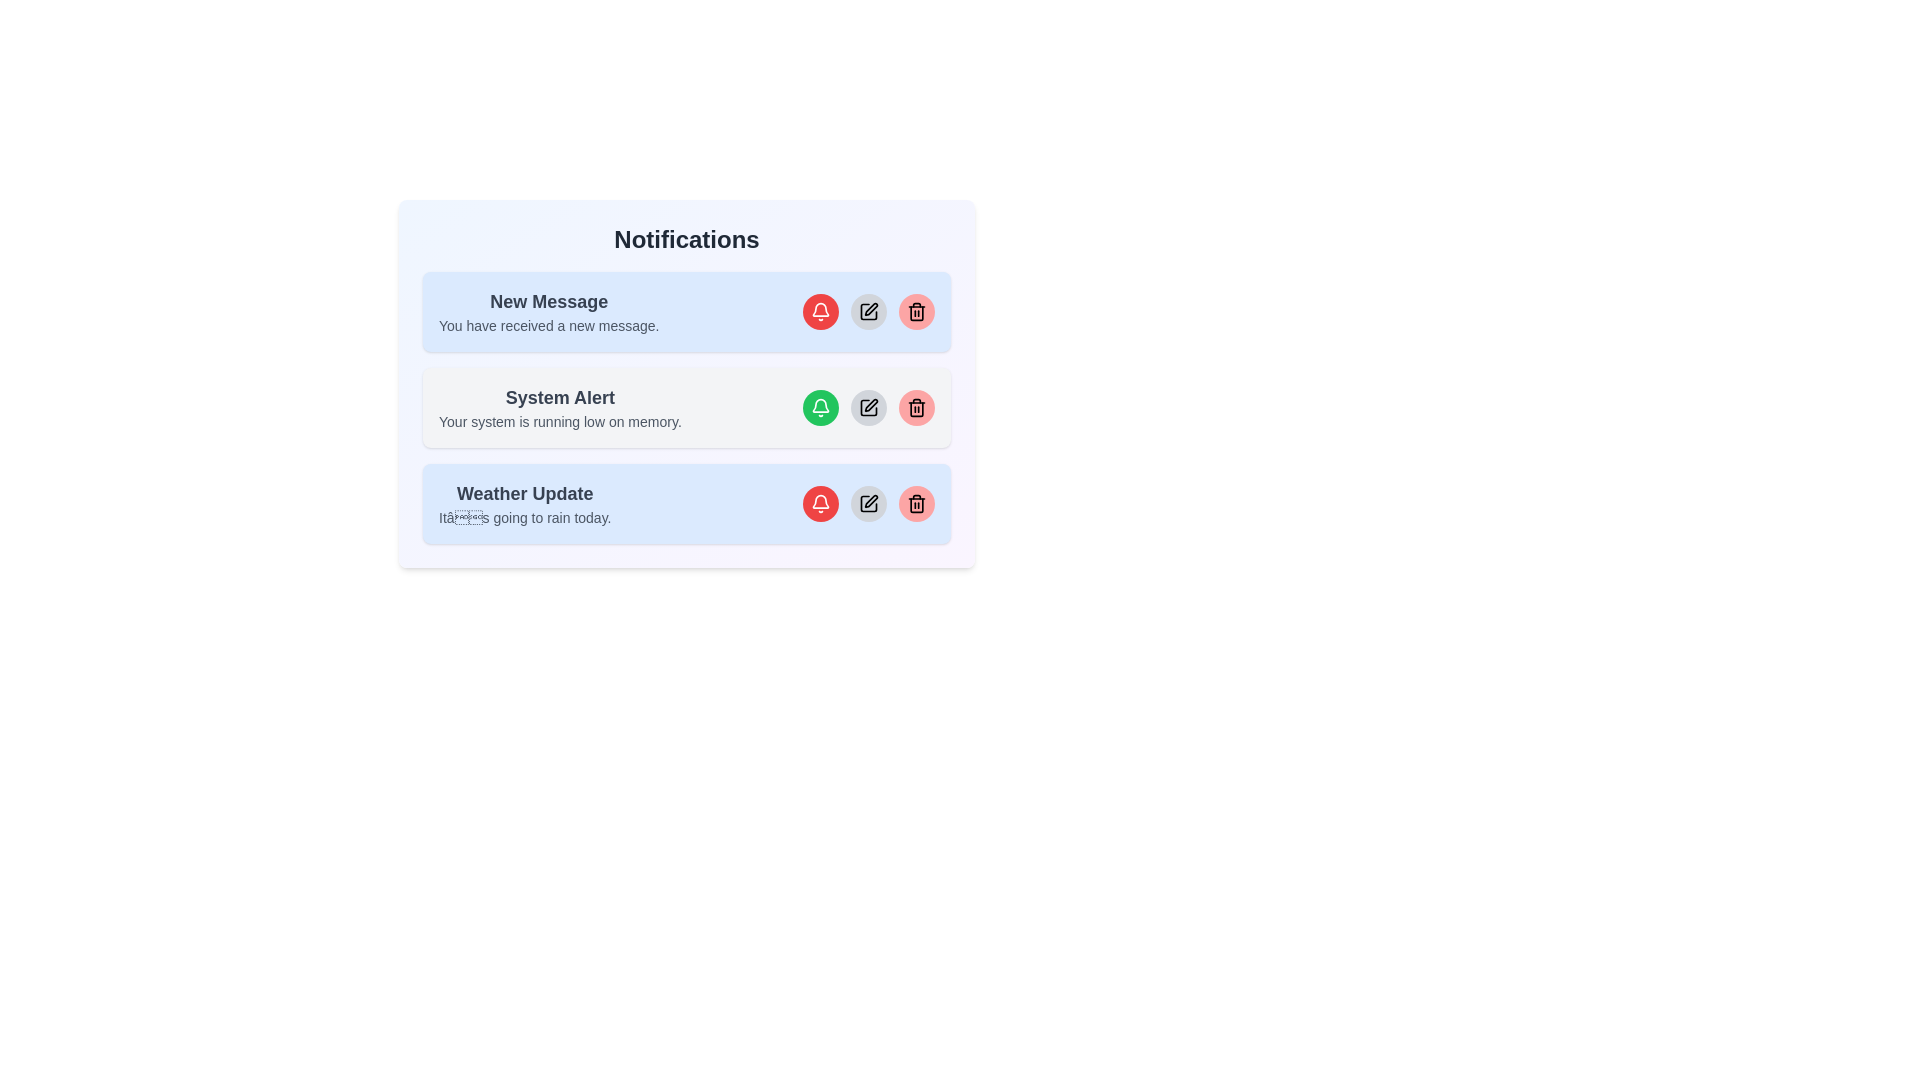  Describe the element at coordinates (868, 407) in the screenshot. I see `the edit button for the notification titled 'System Alert'` at that location.